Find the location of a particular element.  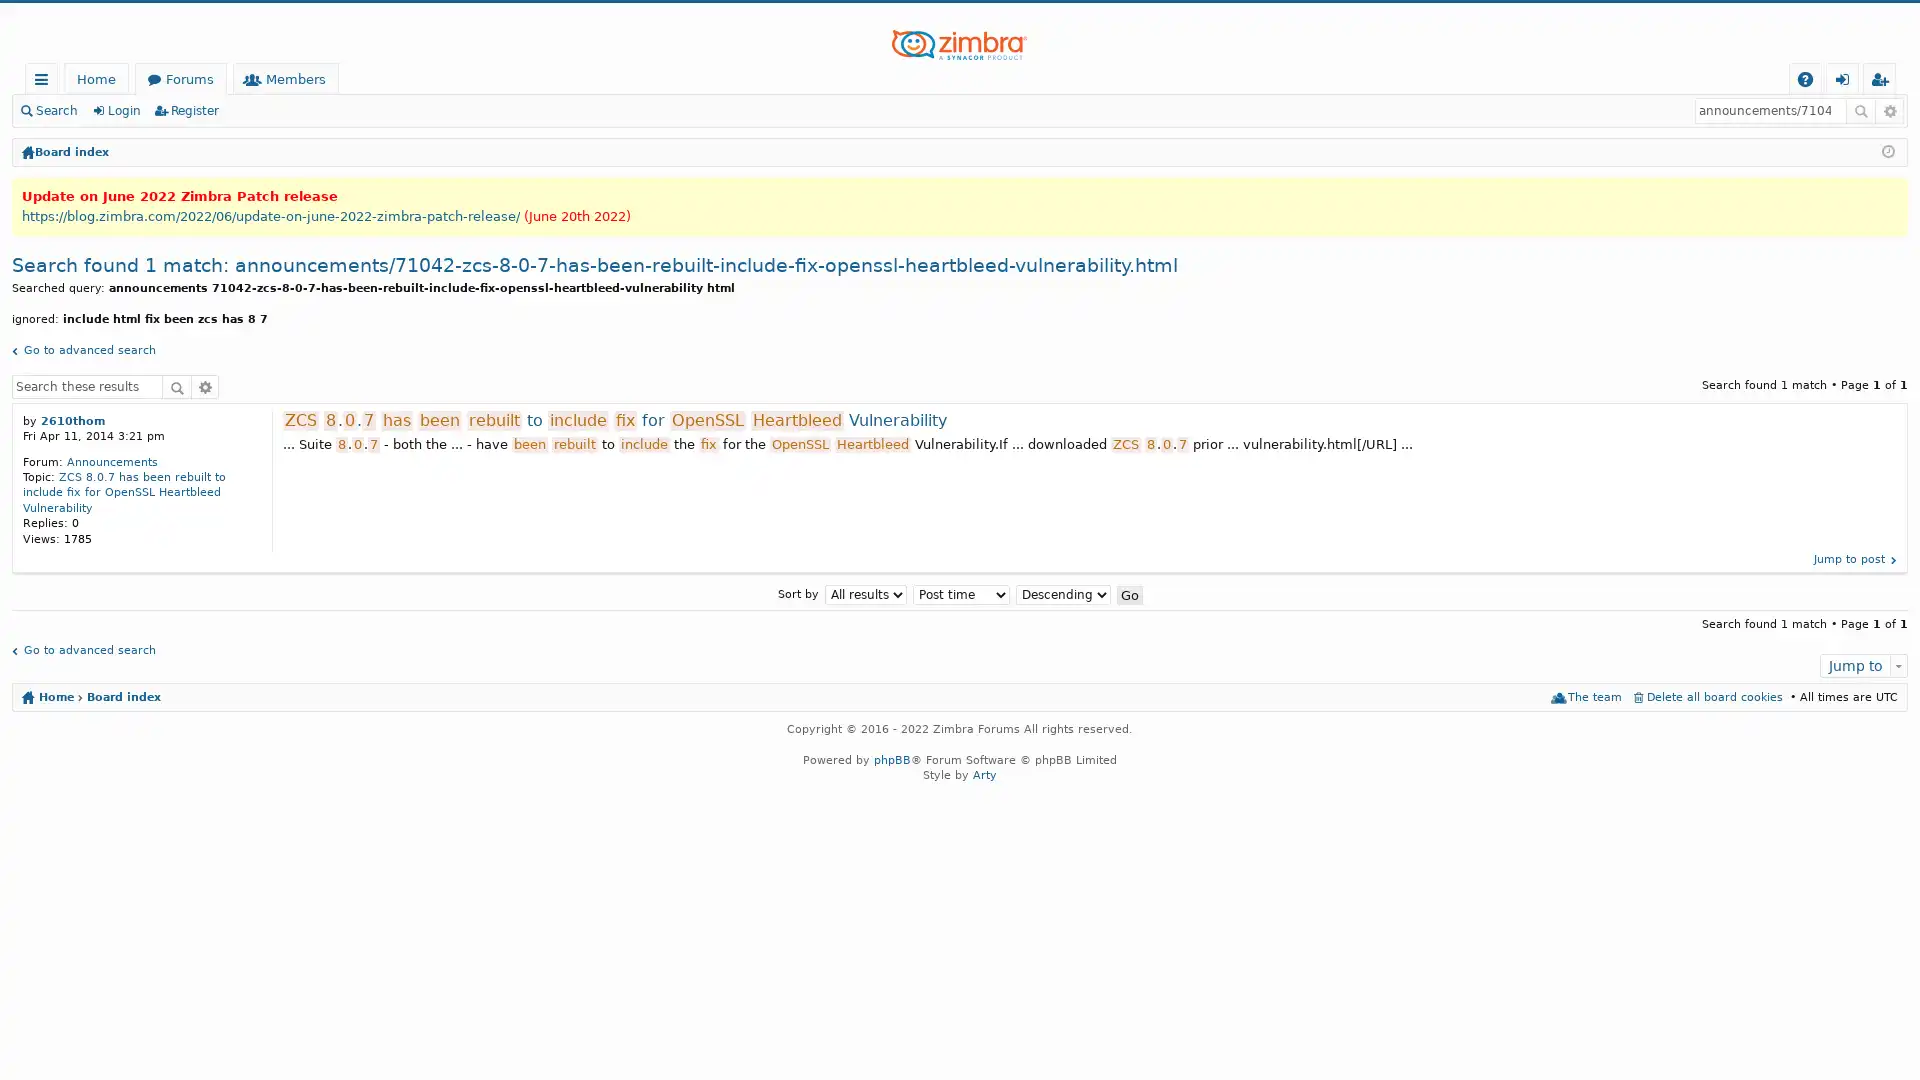

Search is located at coordinates (1860, 111).